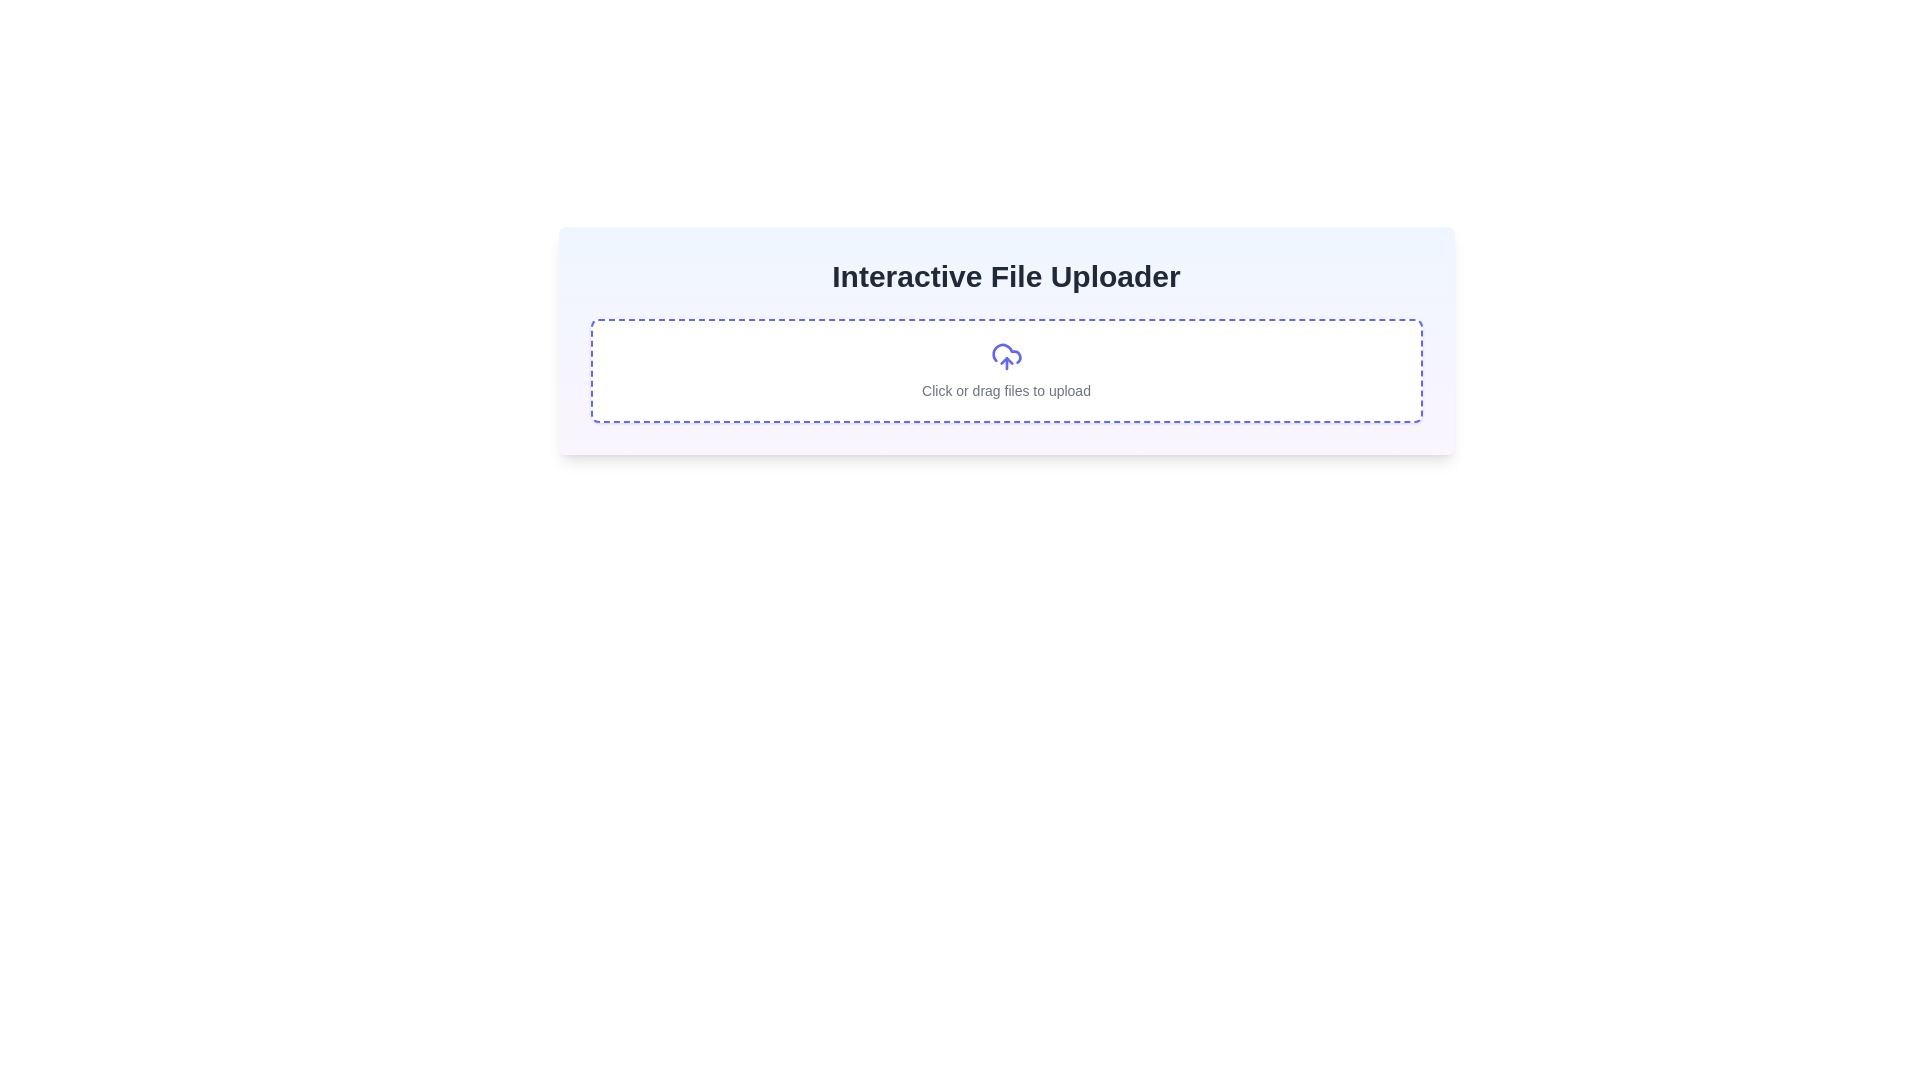  What do you see at coordinates (1006, 390) in the screenshot?
I see `the text label displaying 'Click or drag files to upload'` at bounding box center [1006, 390].